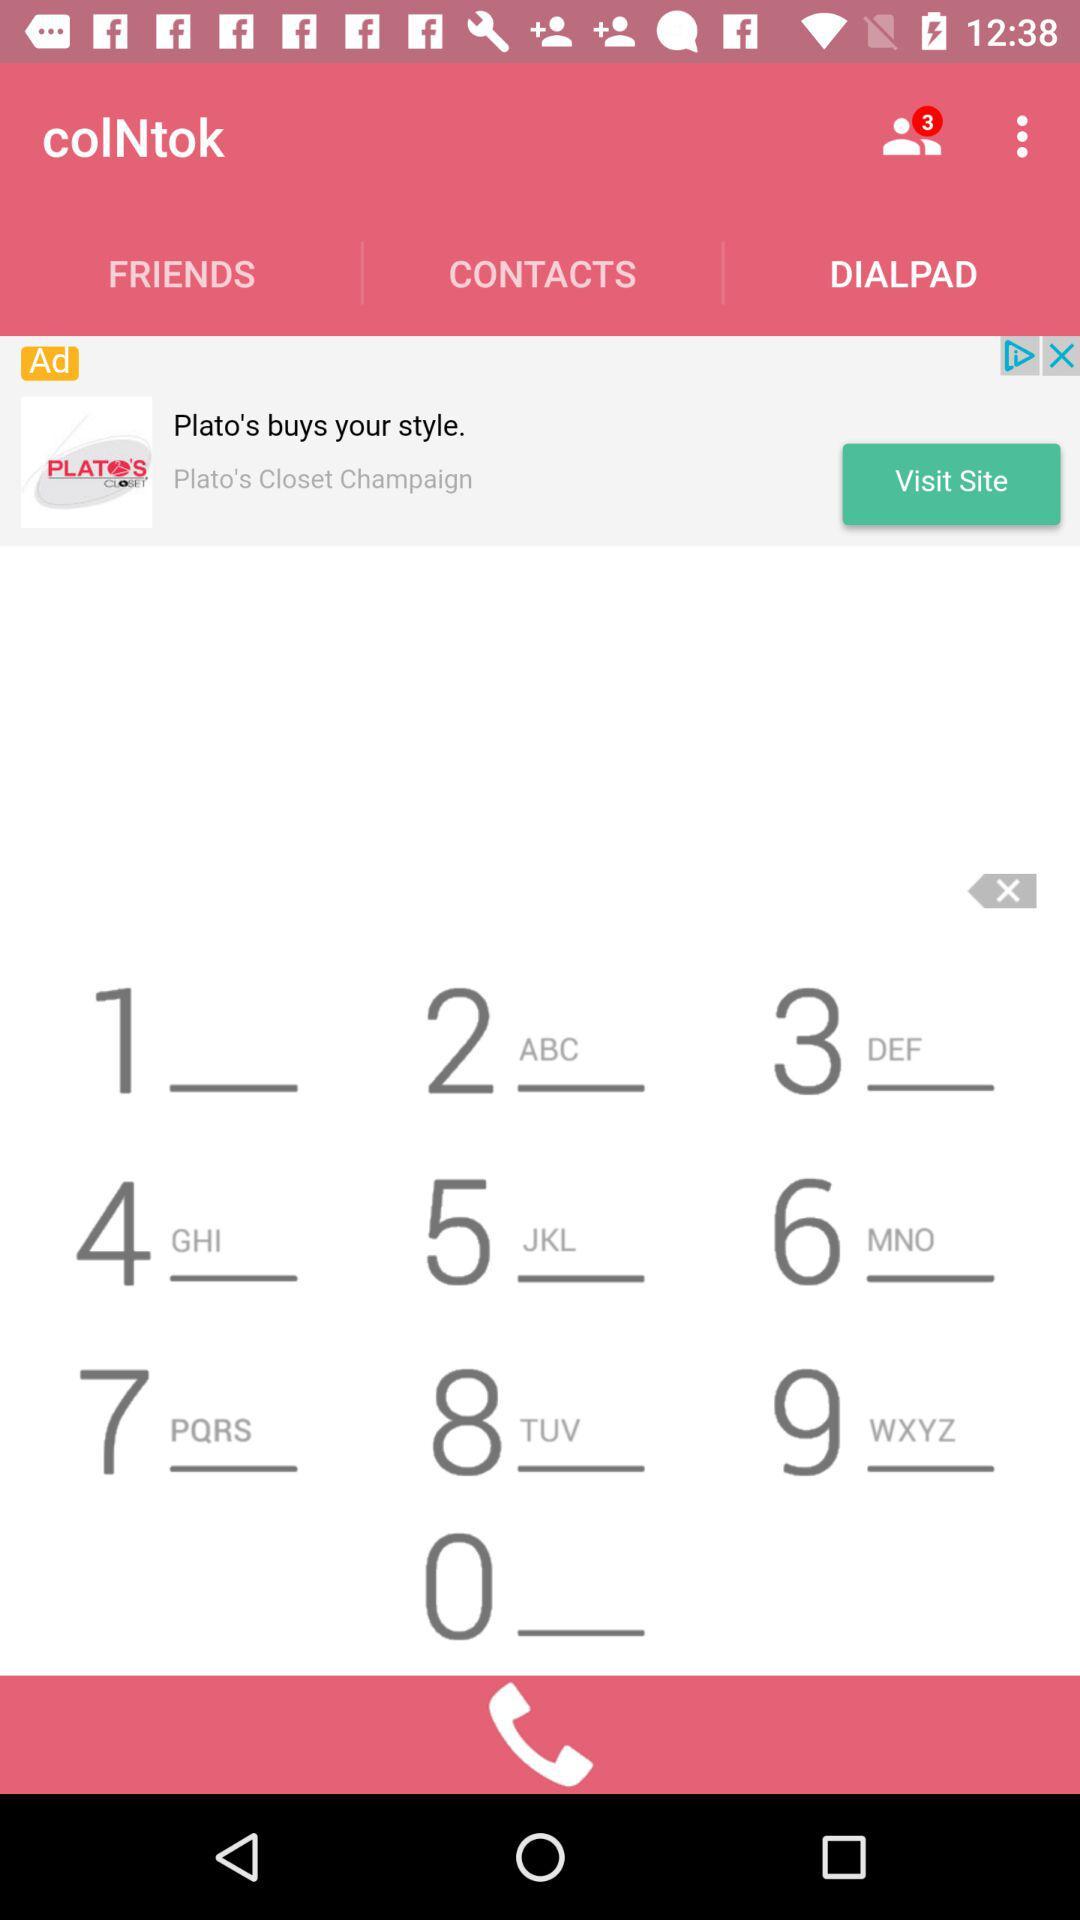 The image size is (1080, 1920). I want to click on 8  icon, so click(540, 1412).